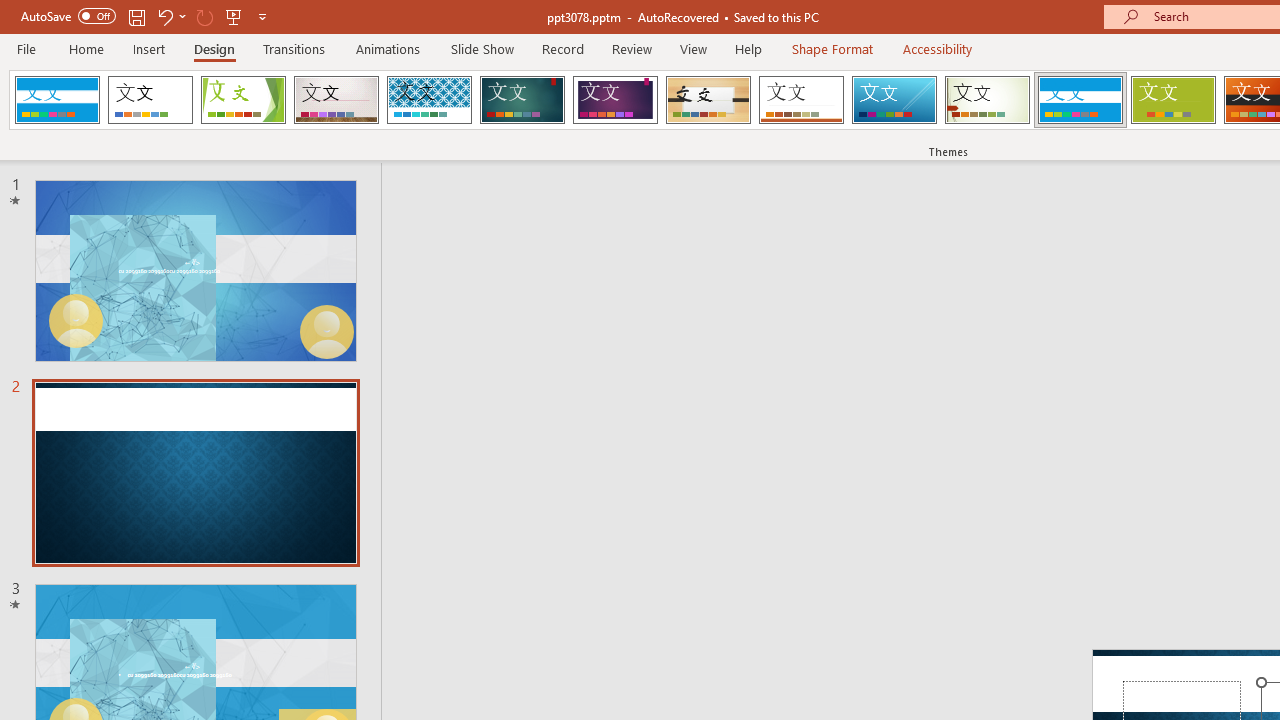  Describe the element at coordinates (987, 100) in the screenshot. I see `'Wisp'` at that location.